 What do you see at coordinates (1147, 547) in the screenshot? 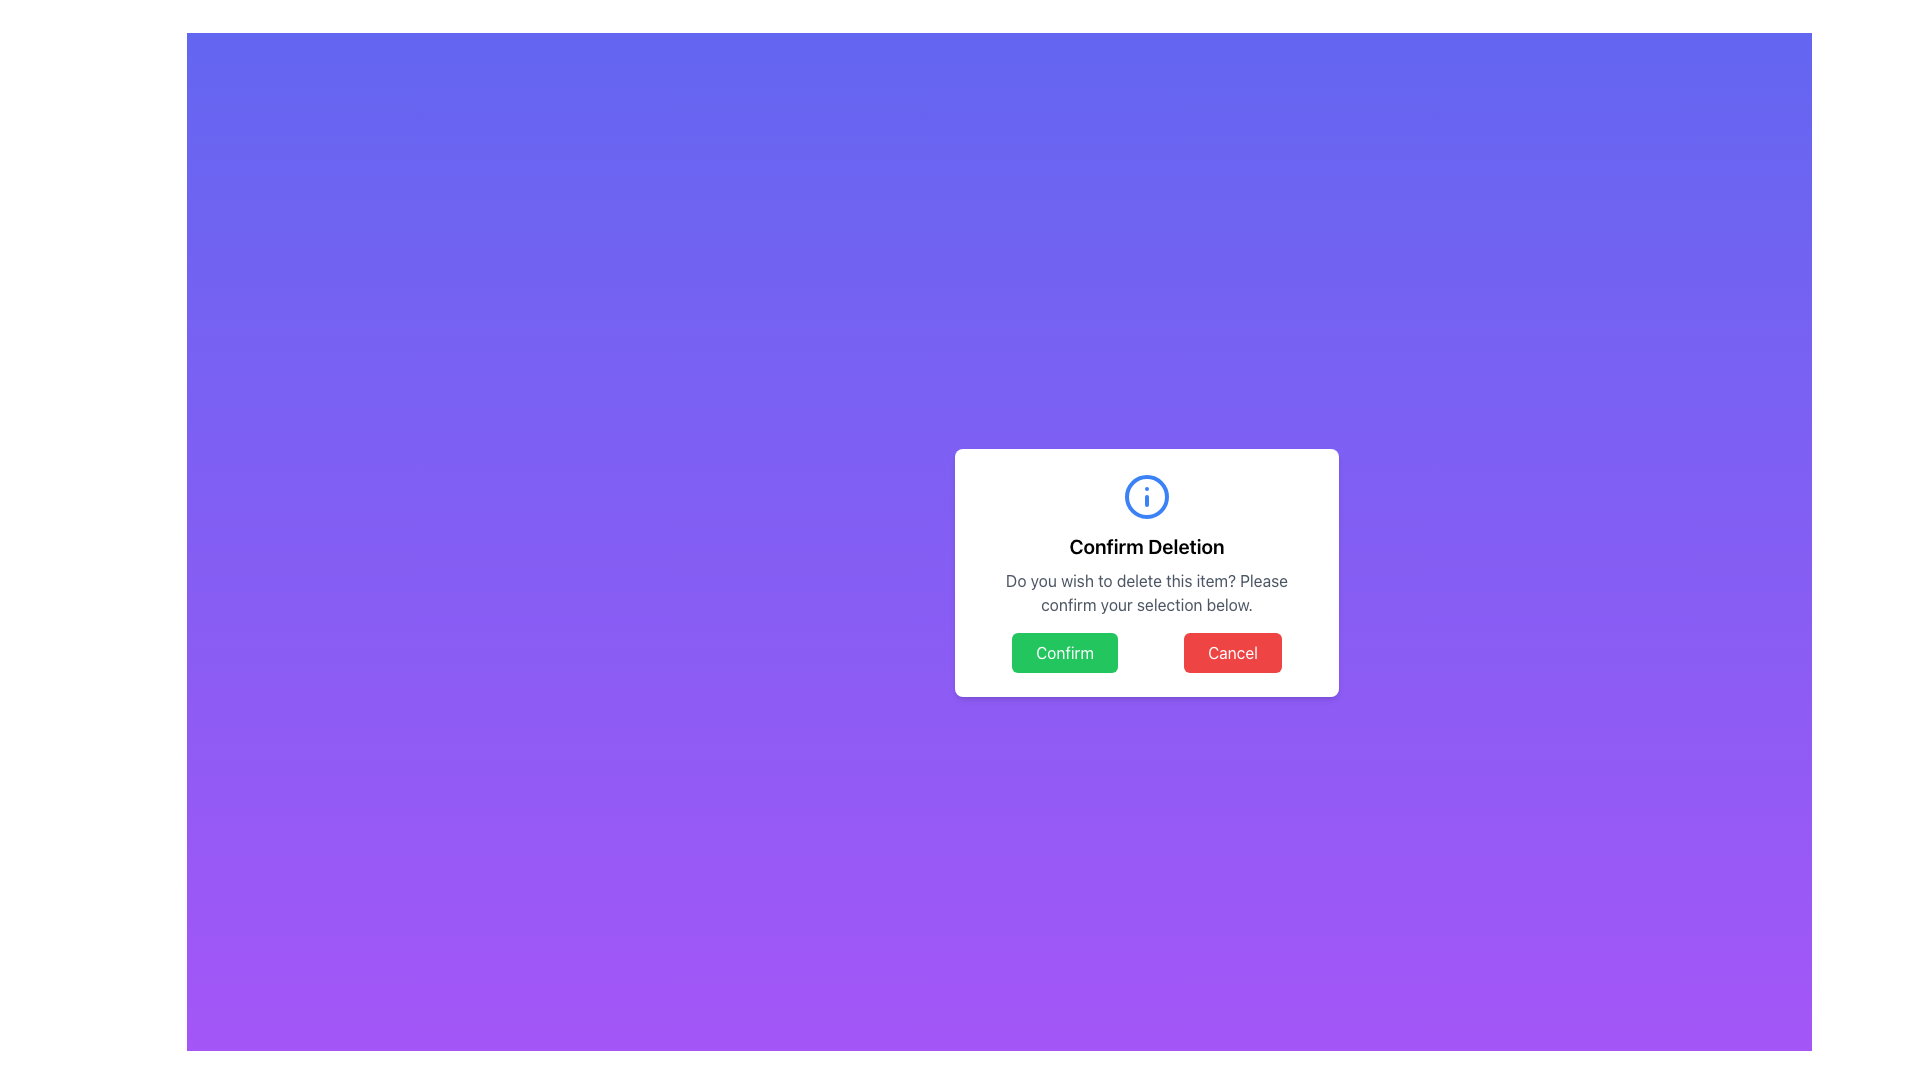
I see `the static text element displaying the title of the confirmation dialog for the deletion process, positioned within the modal box` at bounding box center [1147, 547].